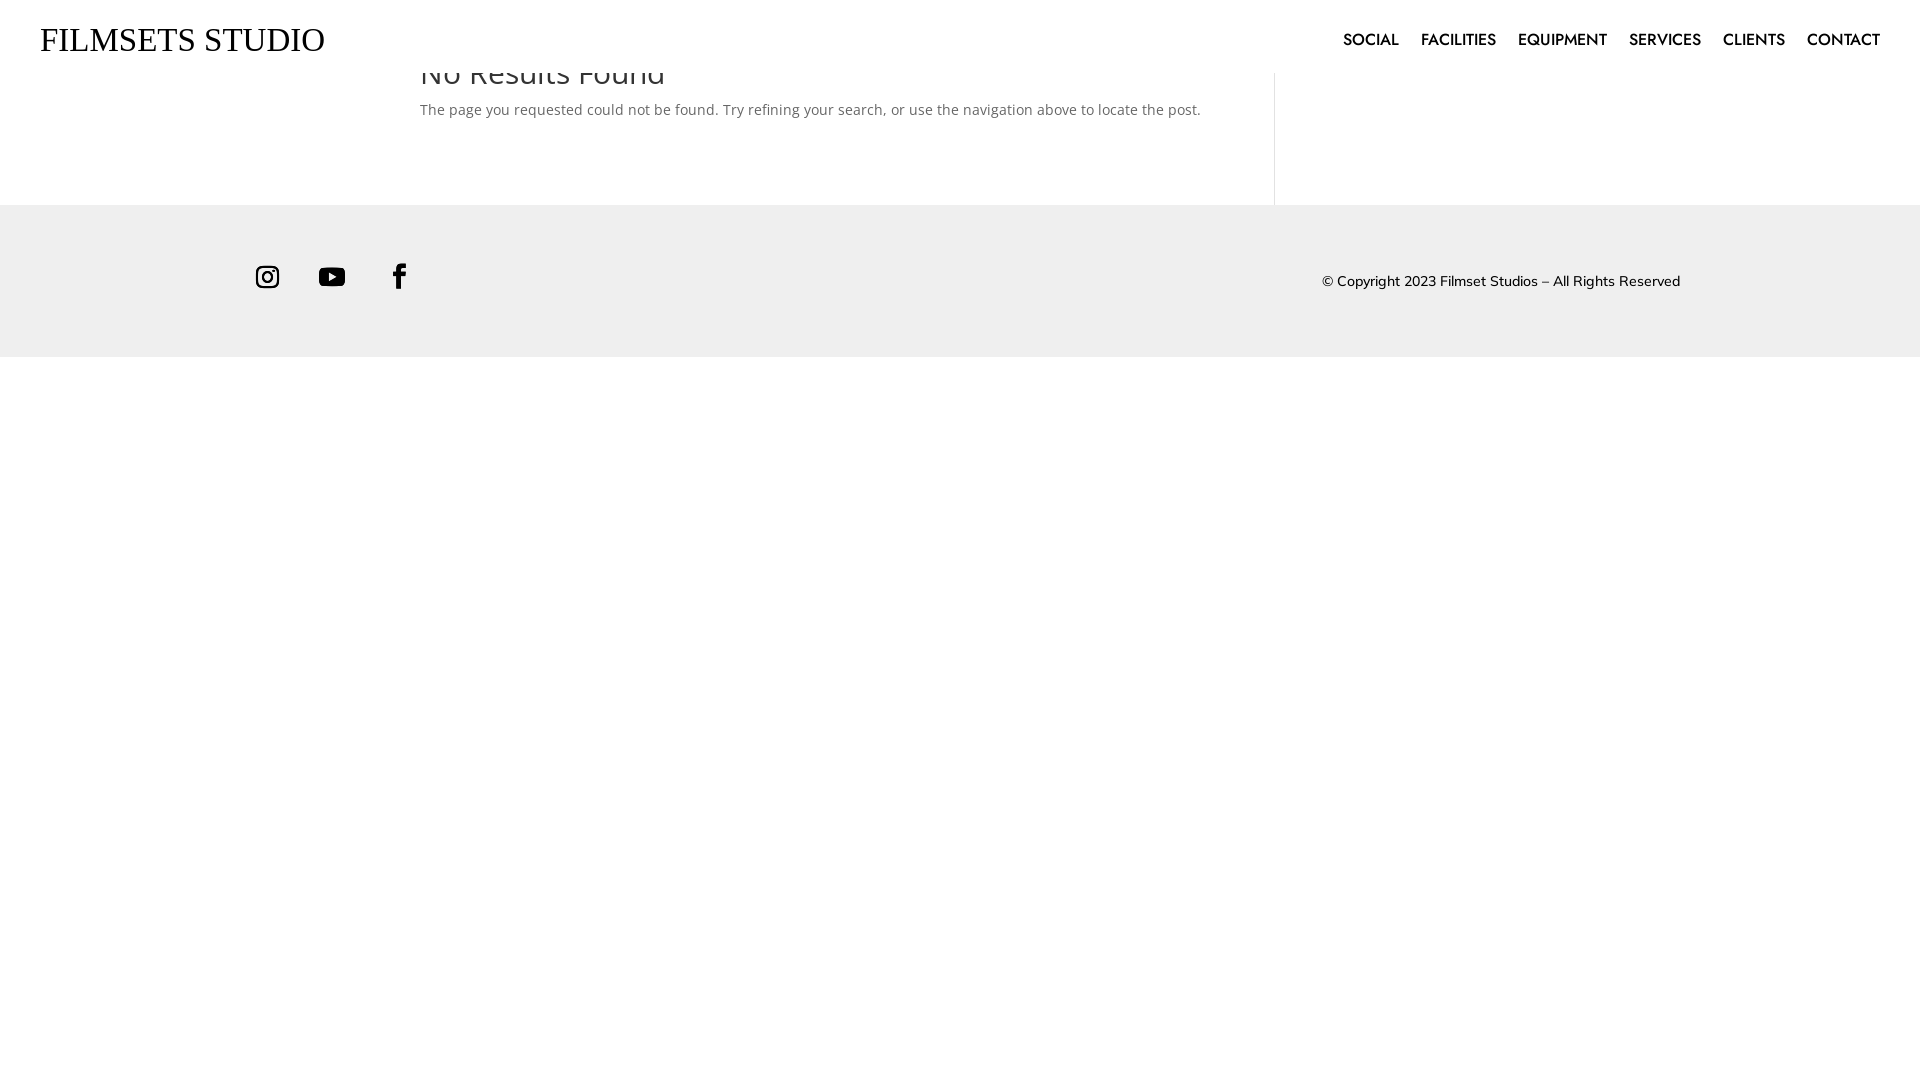 The width and height of the screenshot is (1920, 1080). I want to click on 'CLIENTS', so click(1752, 43).